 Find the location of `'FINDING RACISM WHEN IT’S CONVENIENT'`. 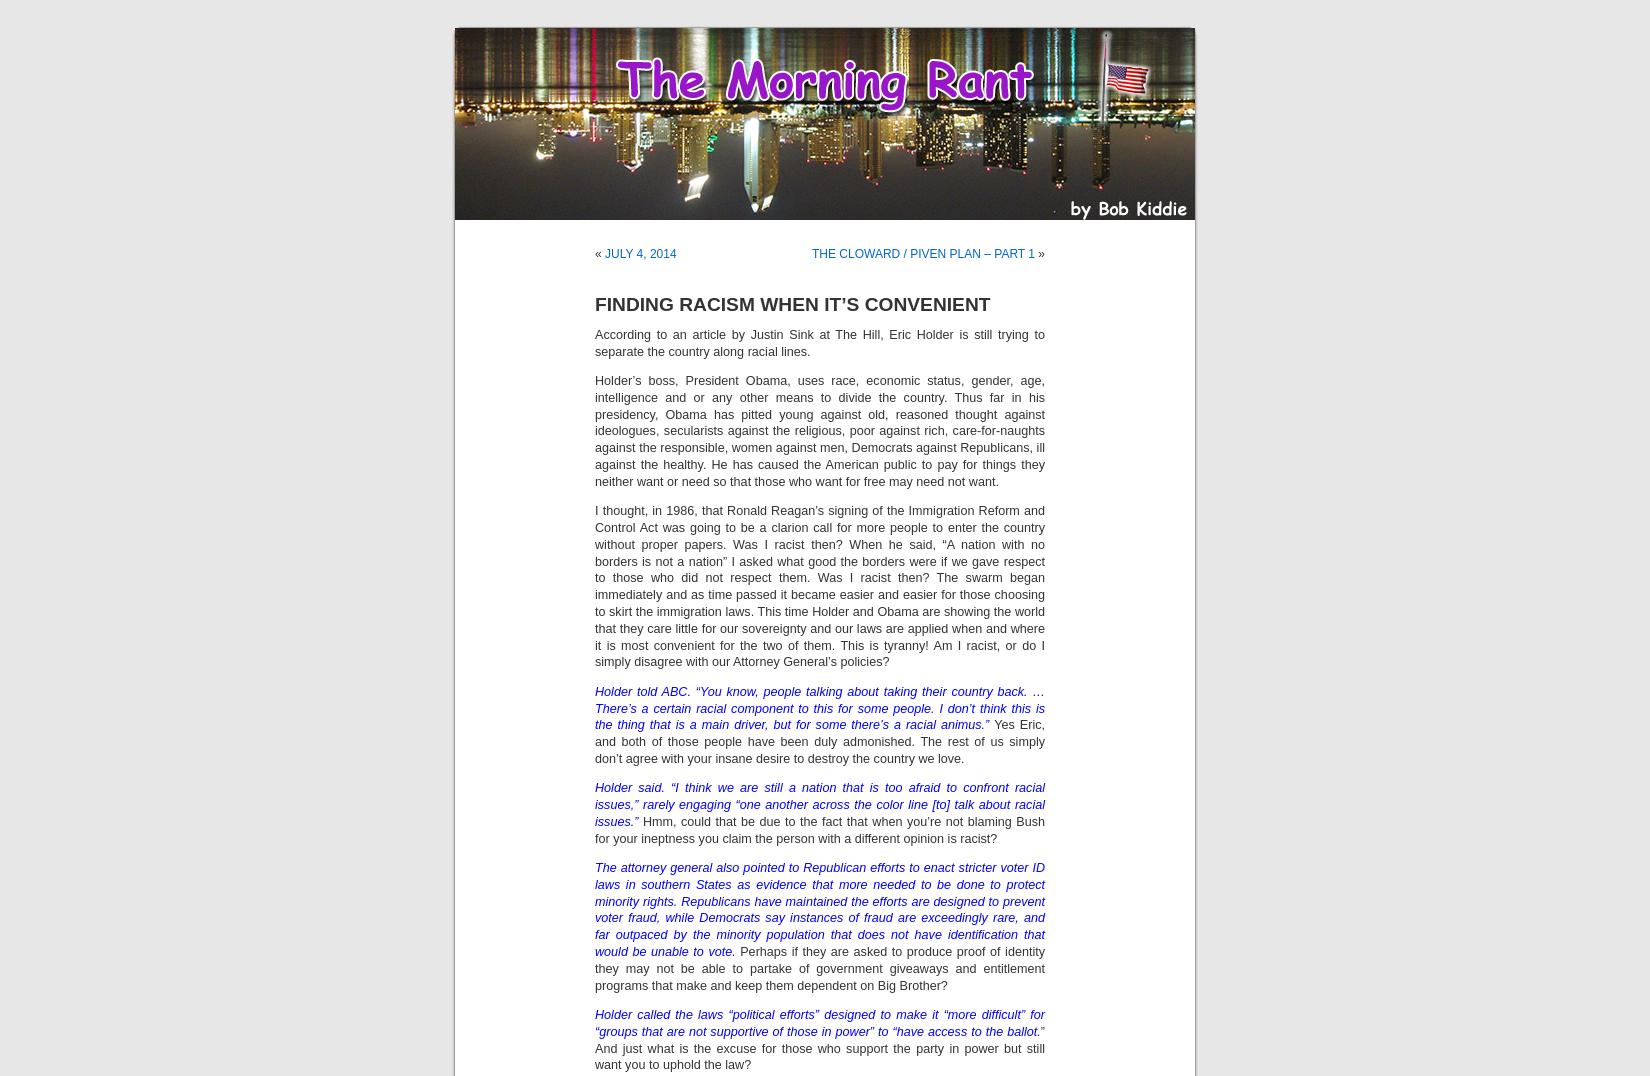

'FINDING RACISM WHEN IT’S CONVENIENT' is located at coordinates (593, 303).